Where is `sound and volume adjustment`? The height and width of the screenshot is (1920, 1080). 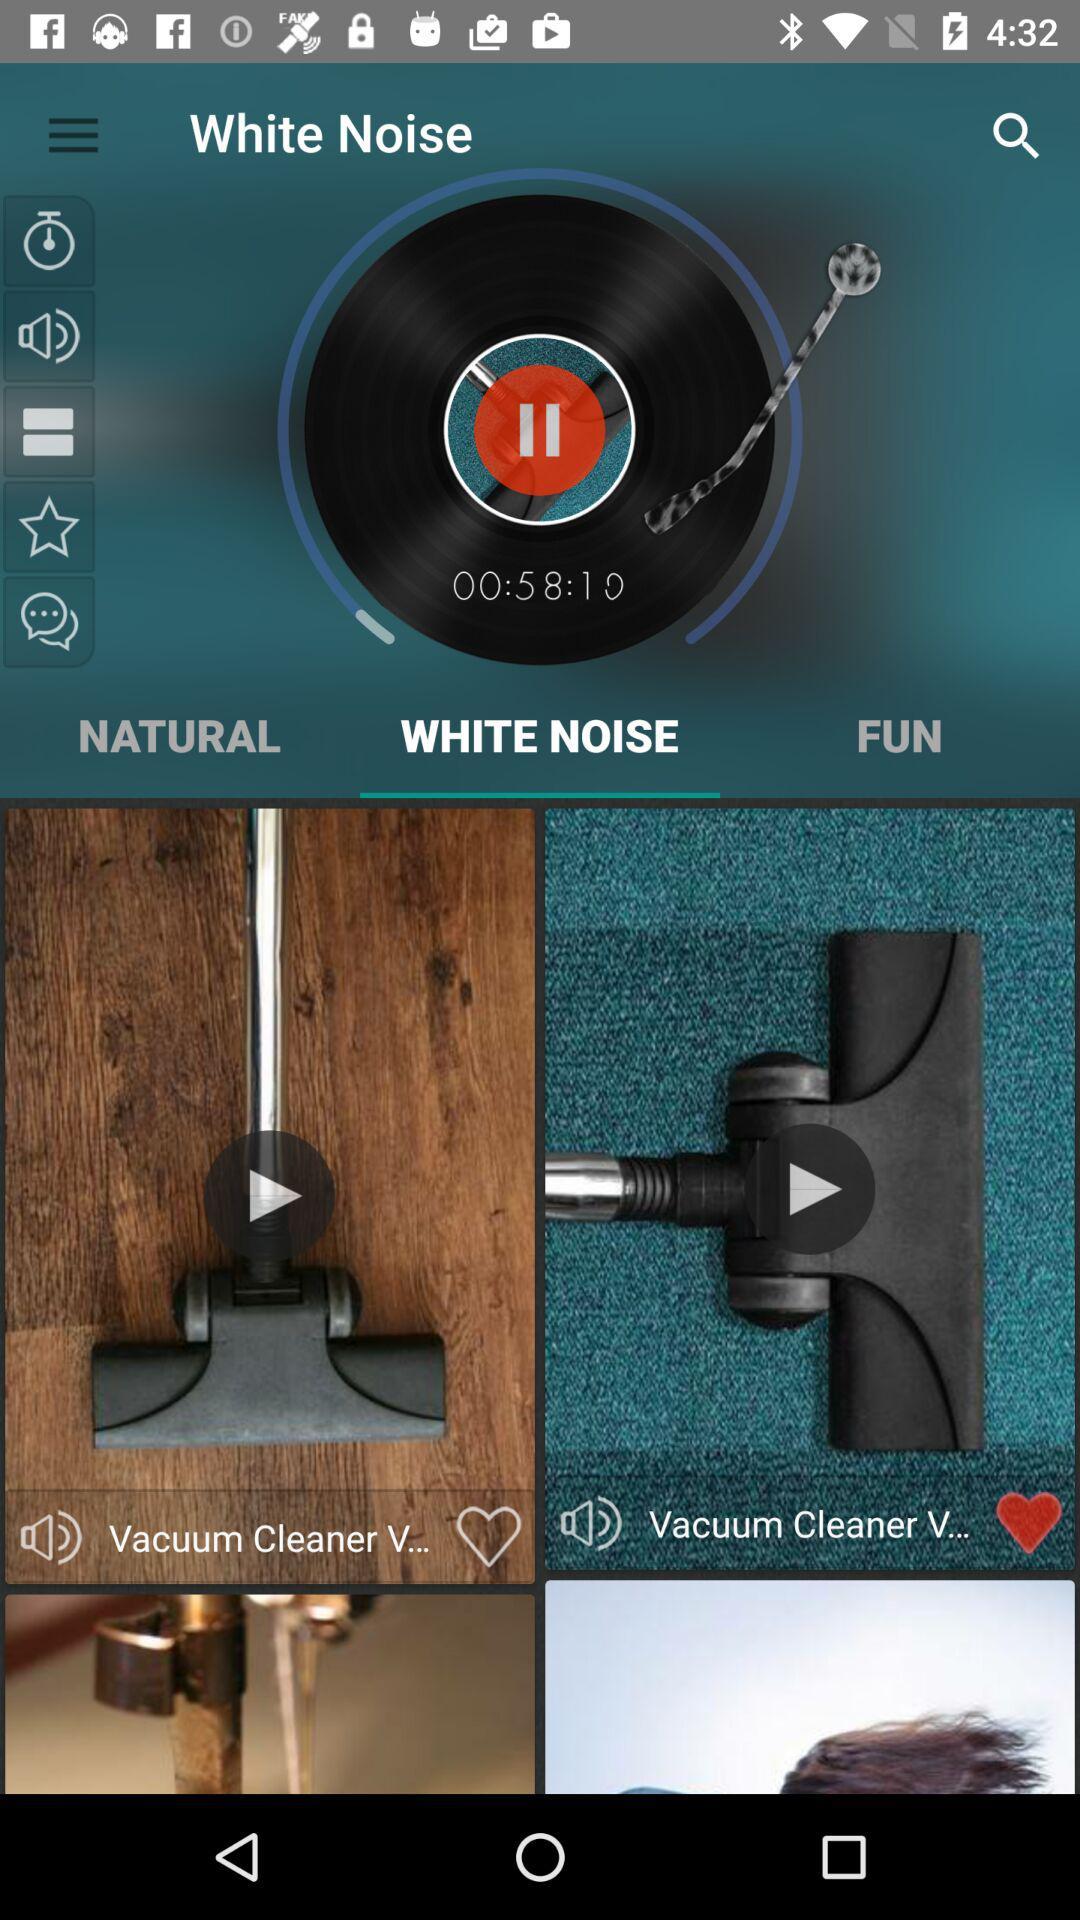
sound and volume adjustment is located at coordinates (48, 336).